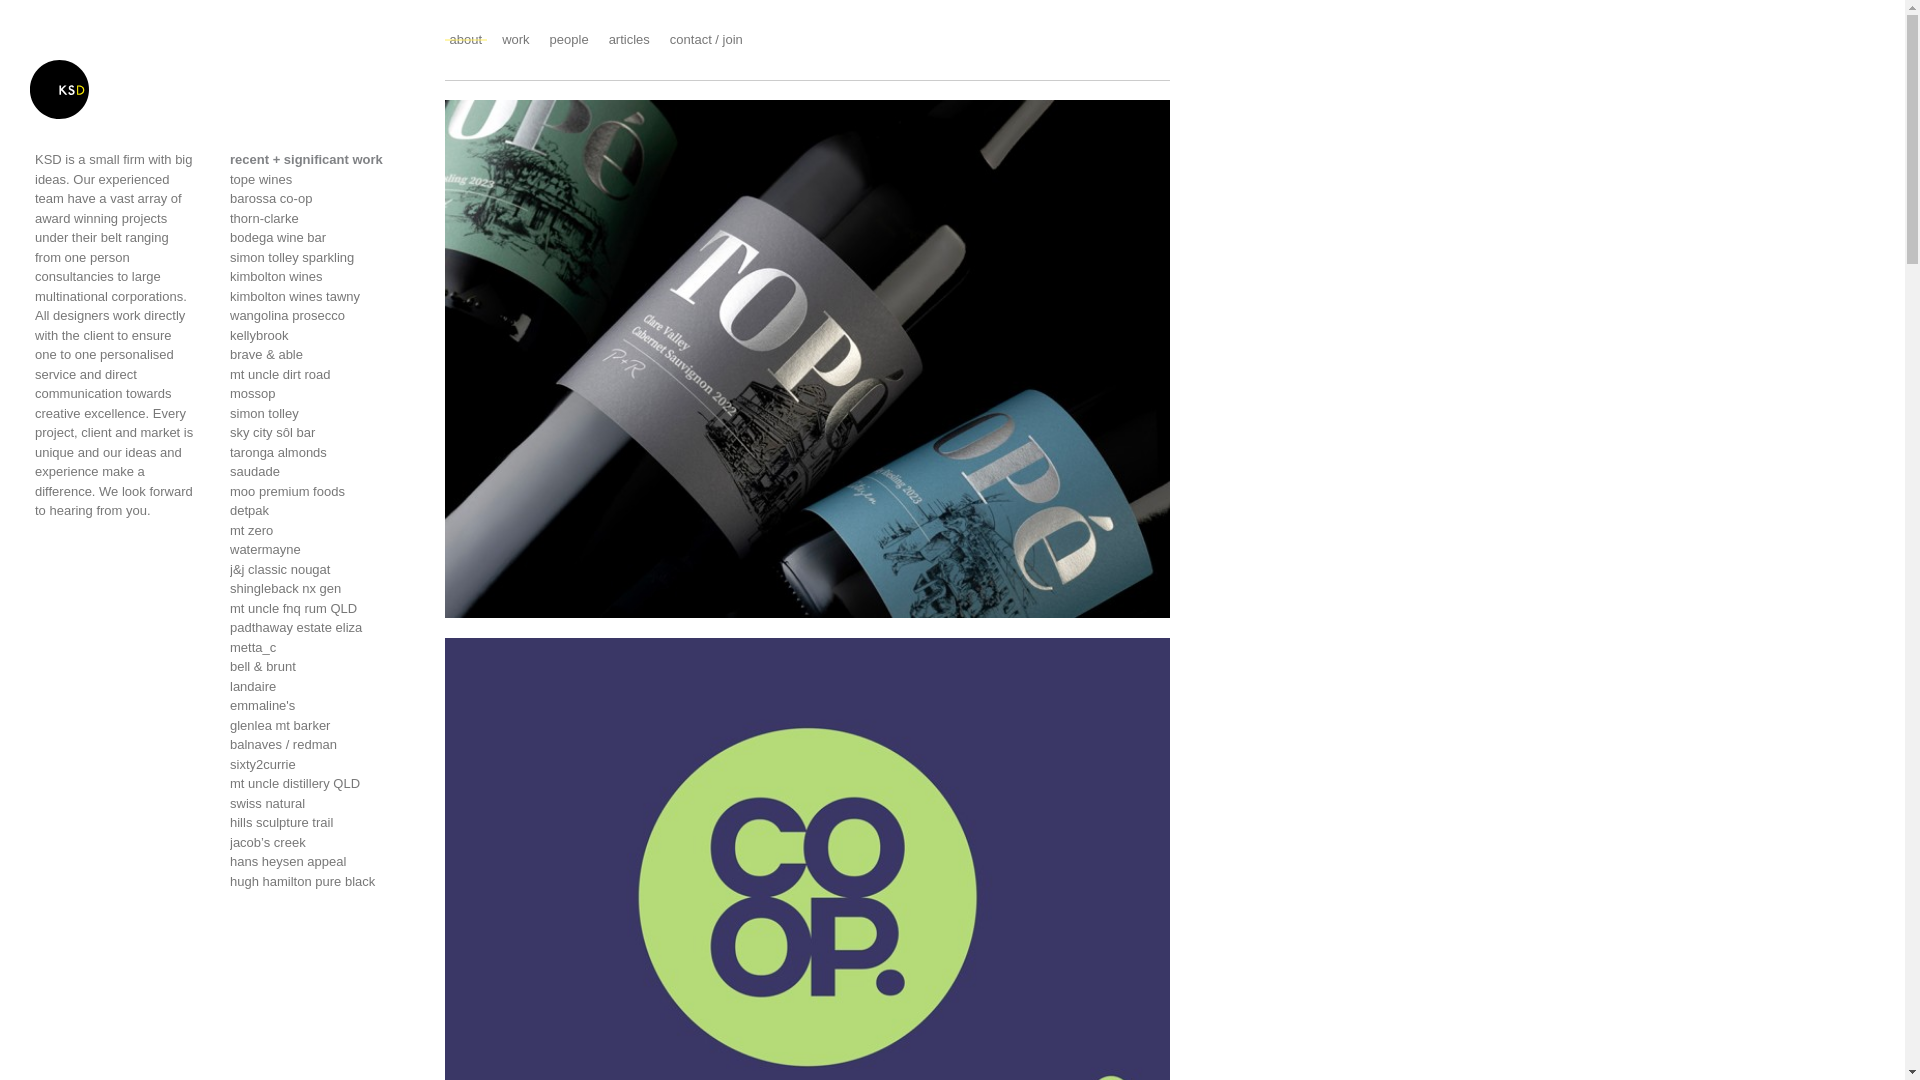  I want to click on 'moo premium foods', so click(320, 492).